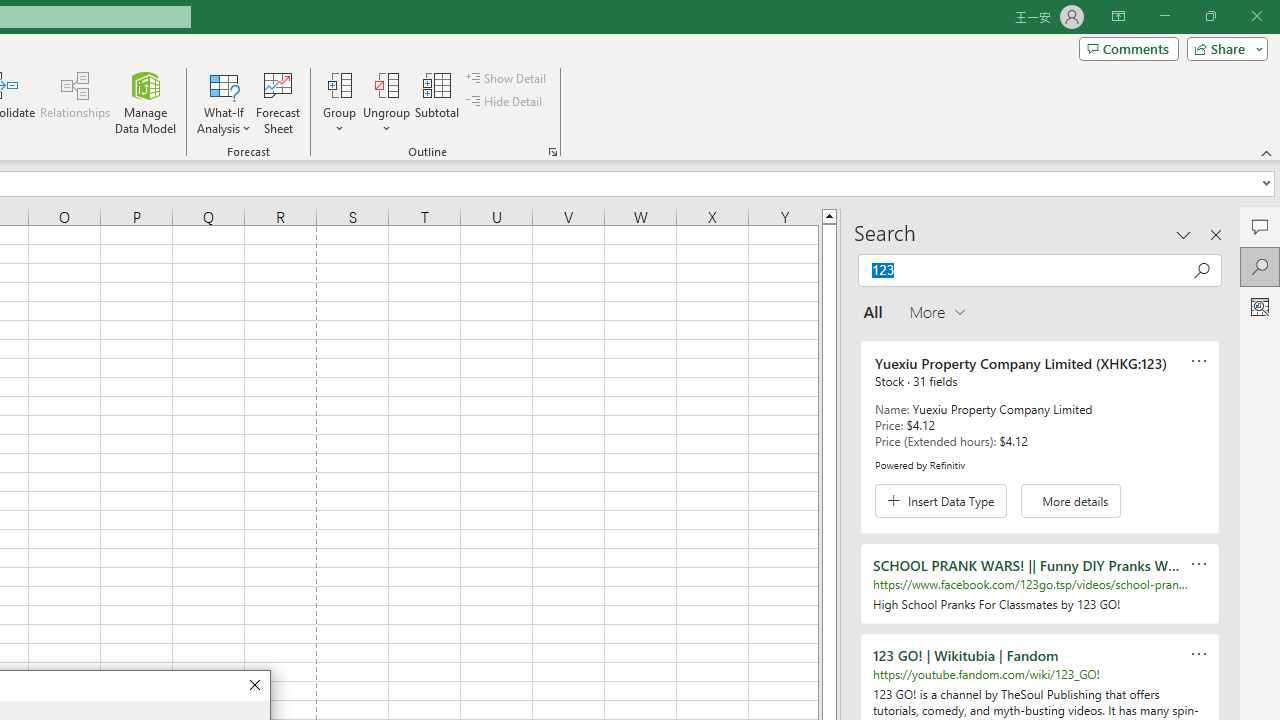 Image resolution: width=1280 pixels, height=720 pixels. Describe the element at coordinates (1266, 152) in the screenshot. I see `'Collapse the Ribbon'` at that location.